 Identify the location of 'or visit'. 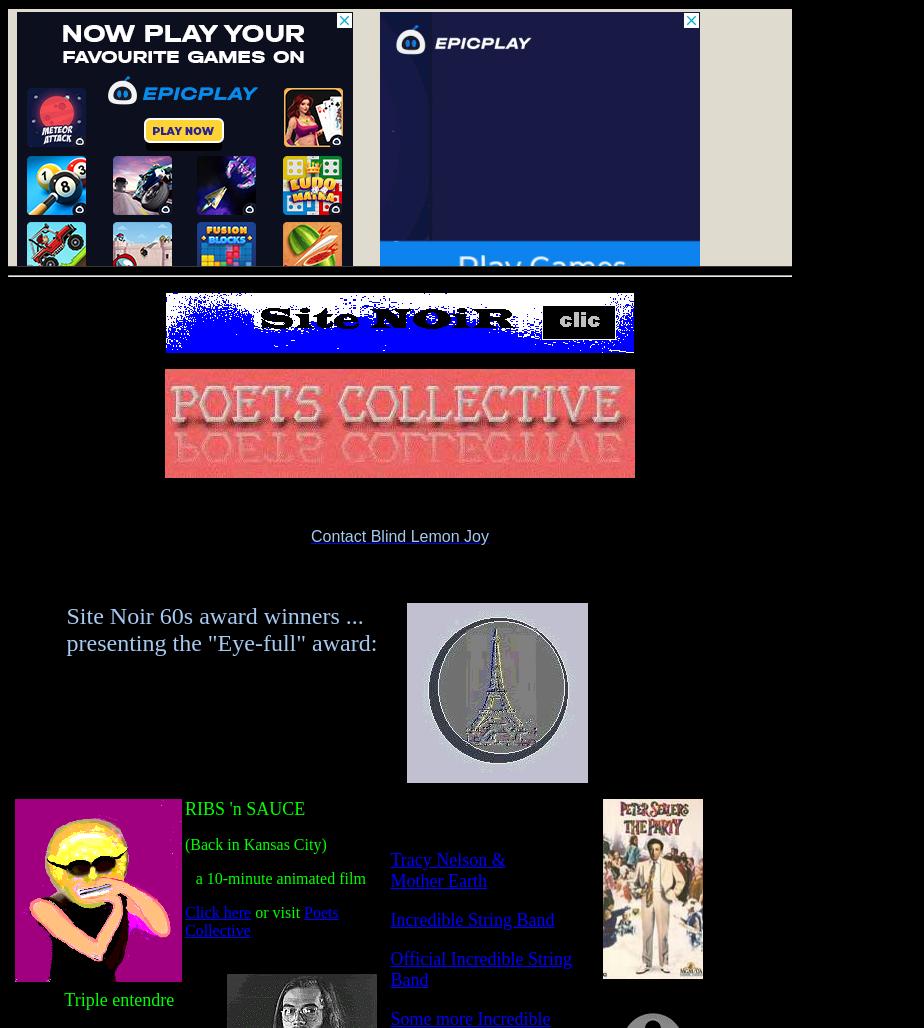
(277, 912).